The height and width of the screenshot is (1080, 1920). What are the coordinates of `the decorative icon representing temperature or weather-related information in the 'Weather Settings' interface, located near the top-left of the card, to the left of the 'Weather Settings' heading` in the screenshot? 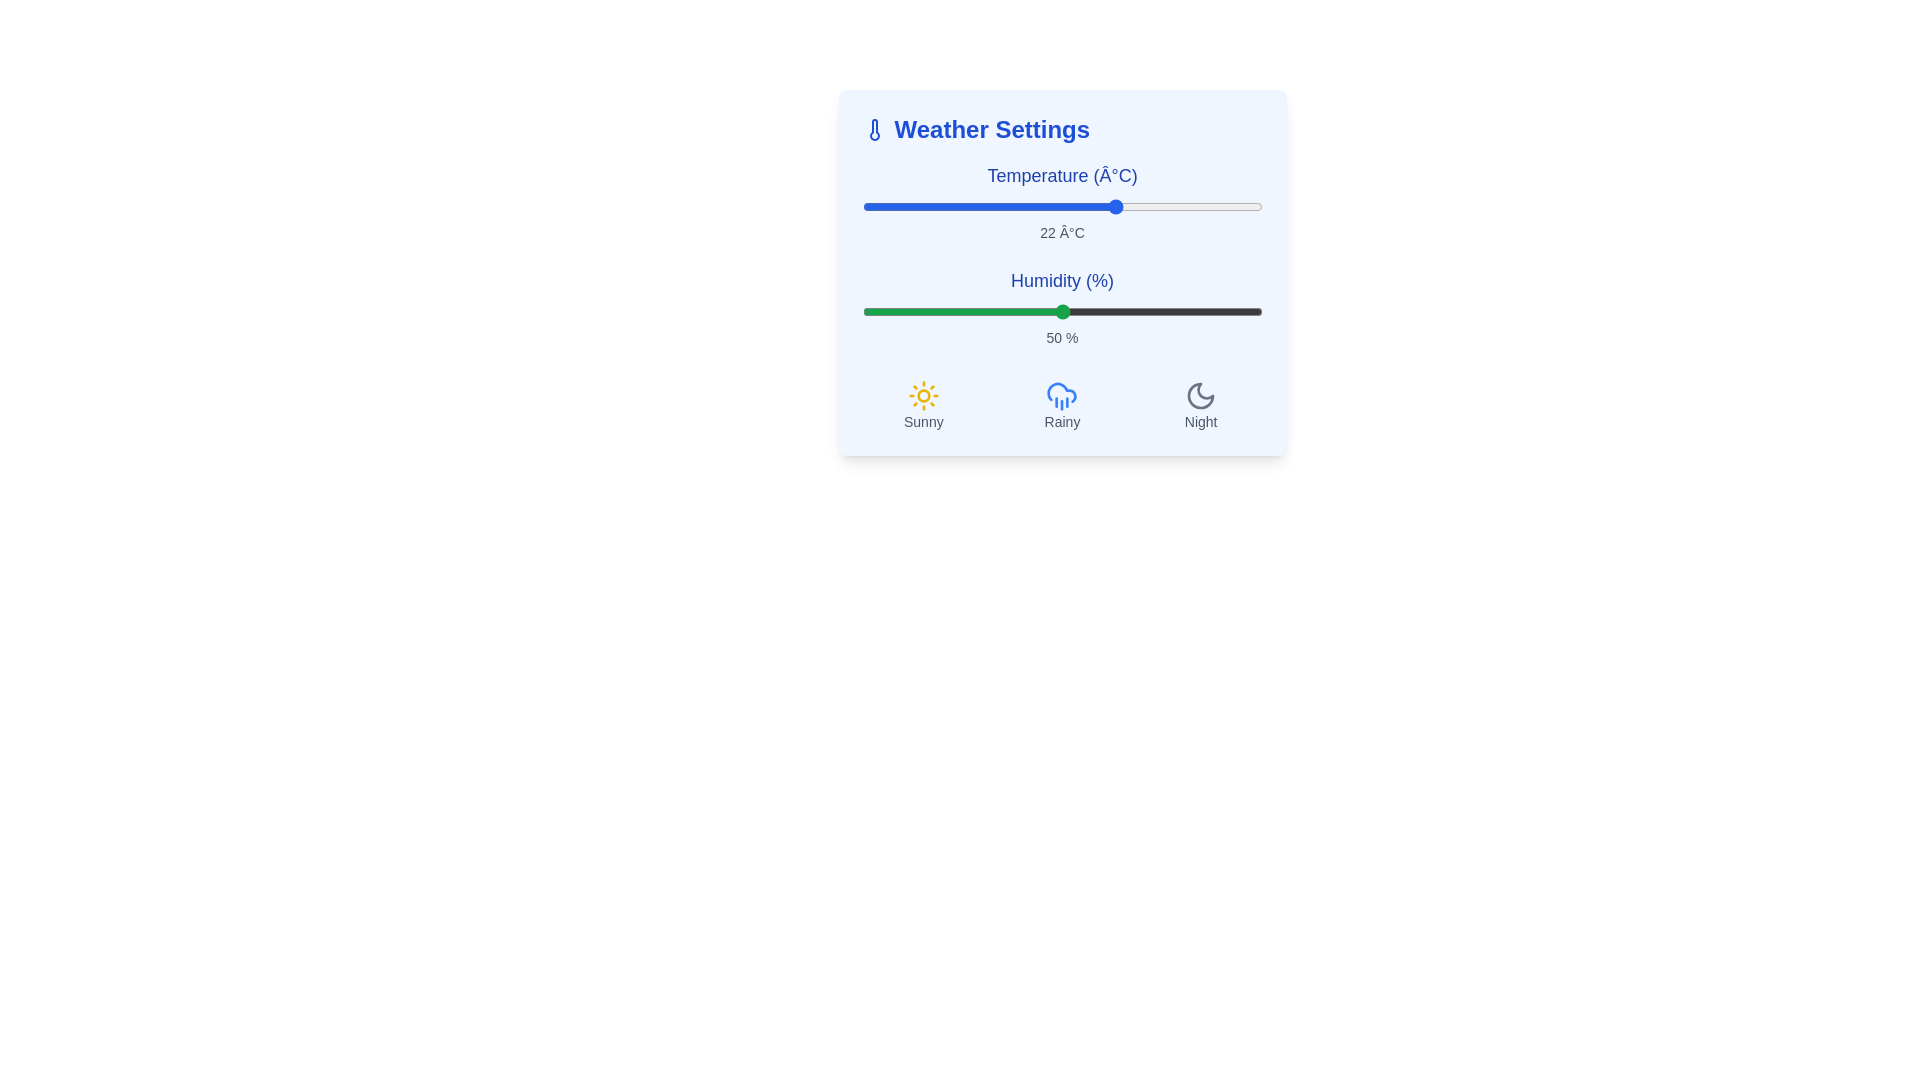 It's located at (874, 130).